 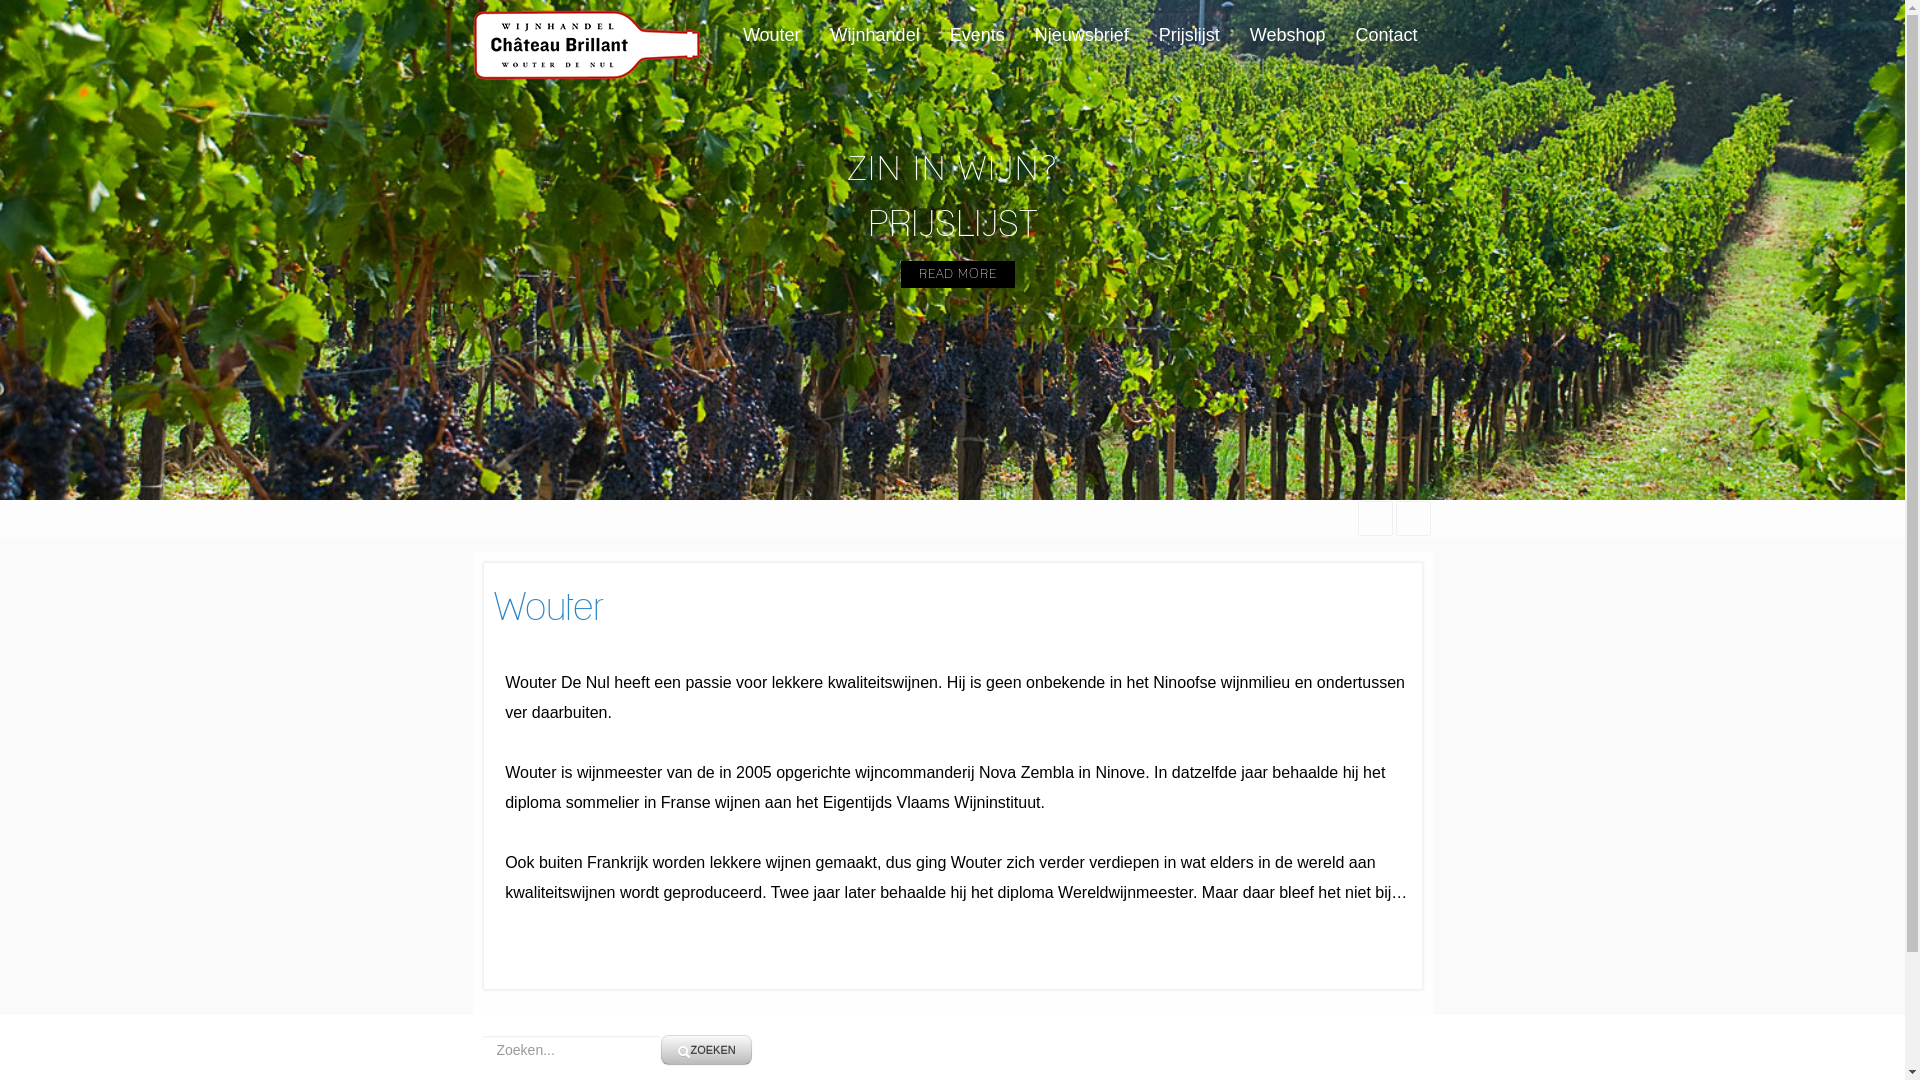 I want to click on 'facebook', so click(x=1373, y=517).